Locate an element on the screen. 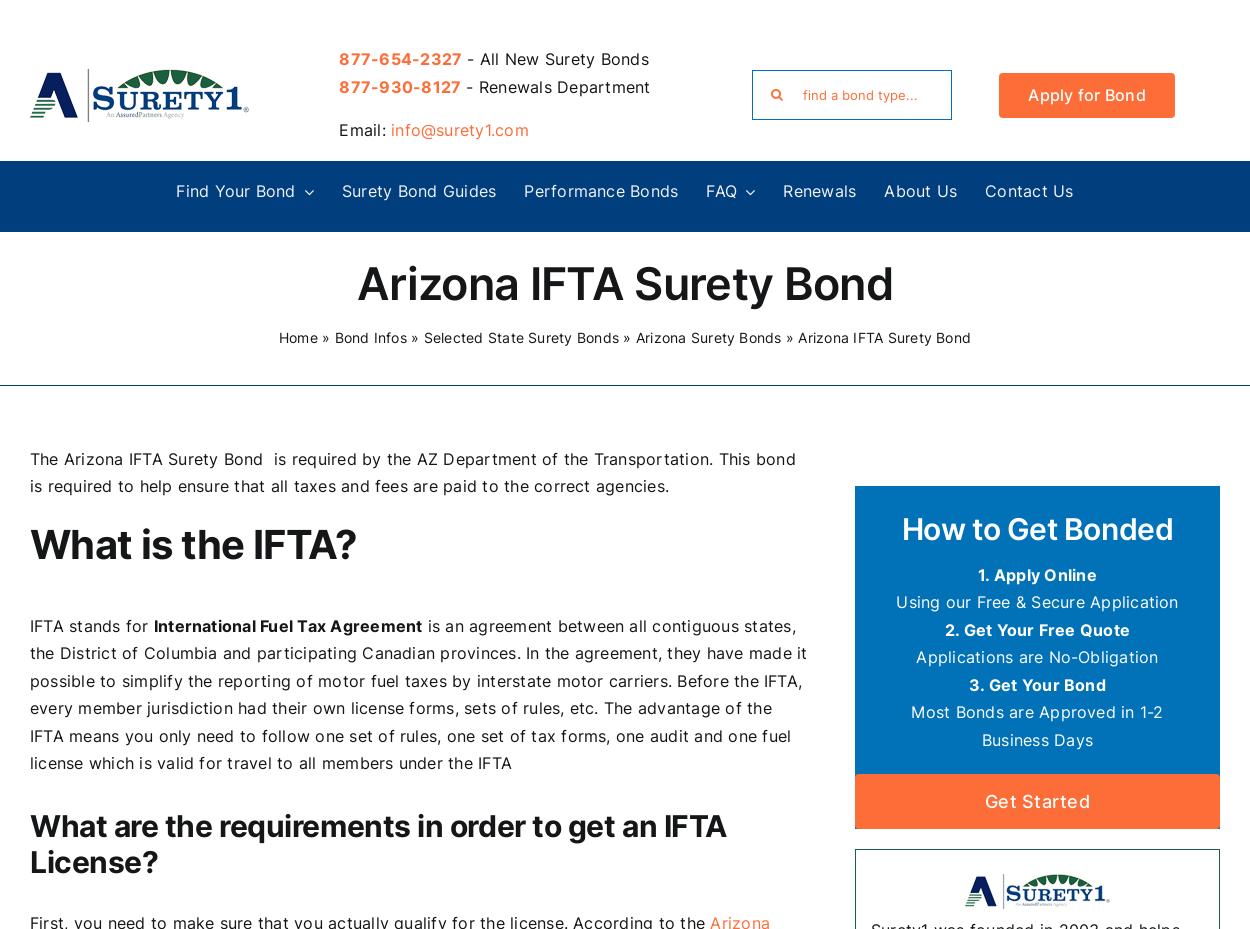 This screenshot has width=1250, height=929. 'Kentucky Surety Bonds' is located at coordinates (920, 404).